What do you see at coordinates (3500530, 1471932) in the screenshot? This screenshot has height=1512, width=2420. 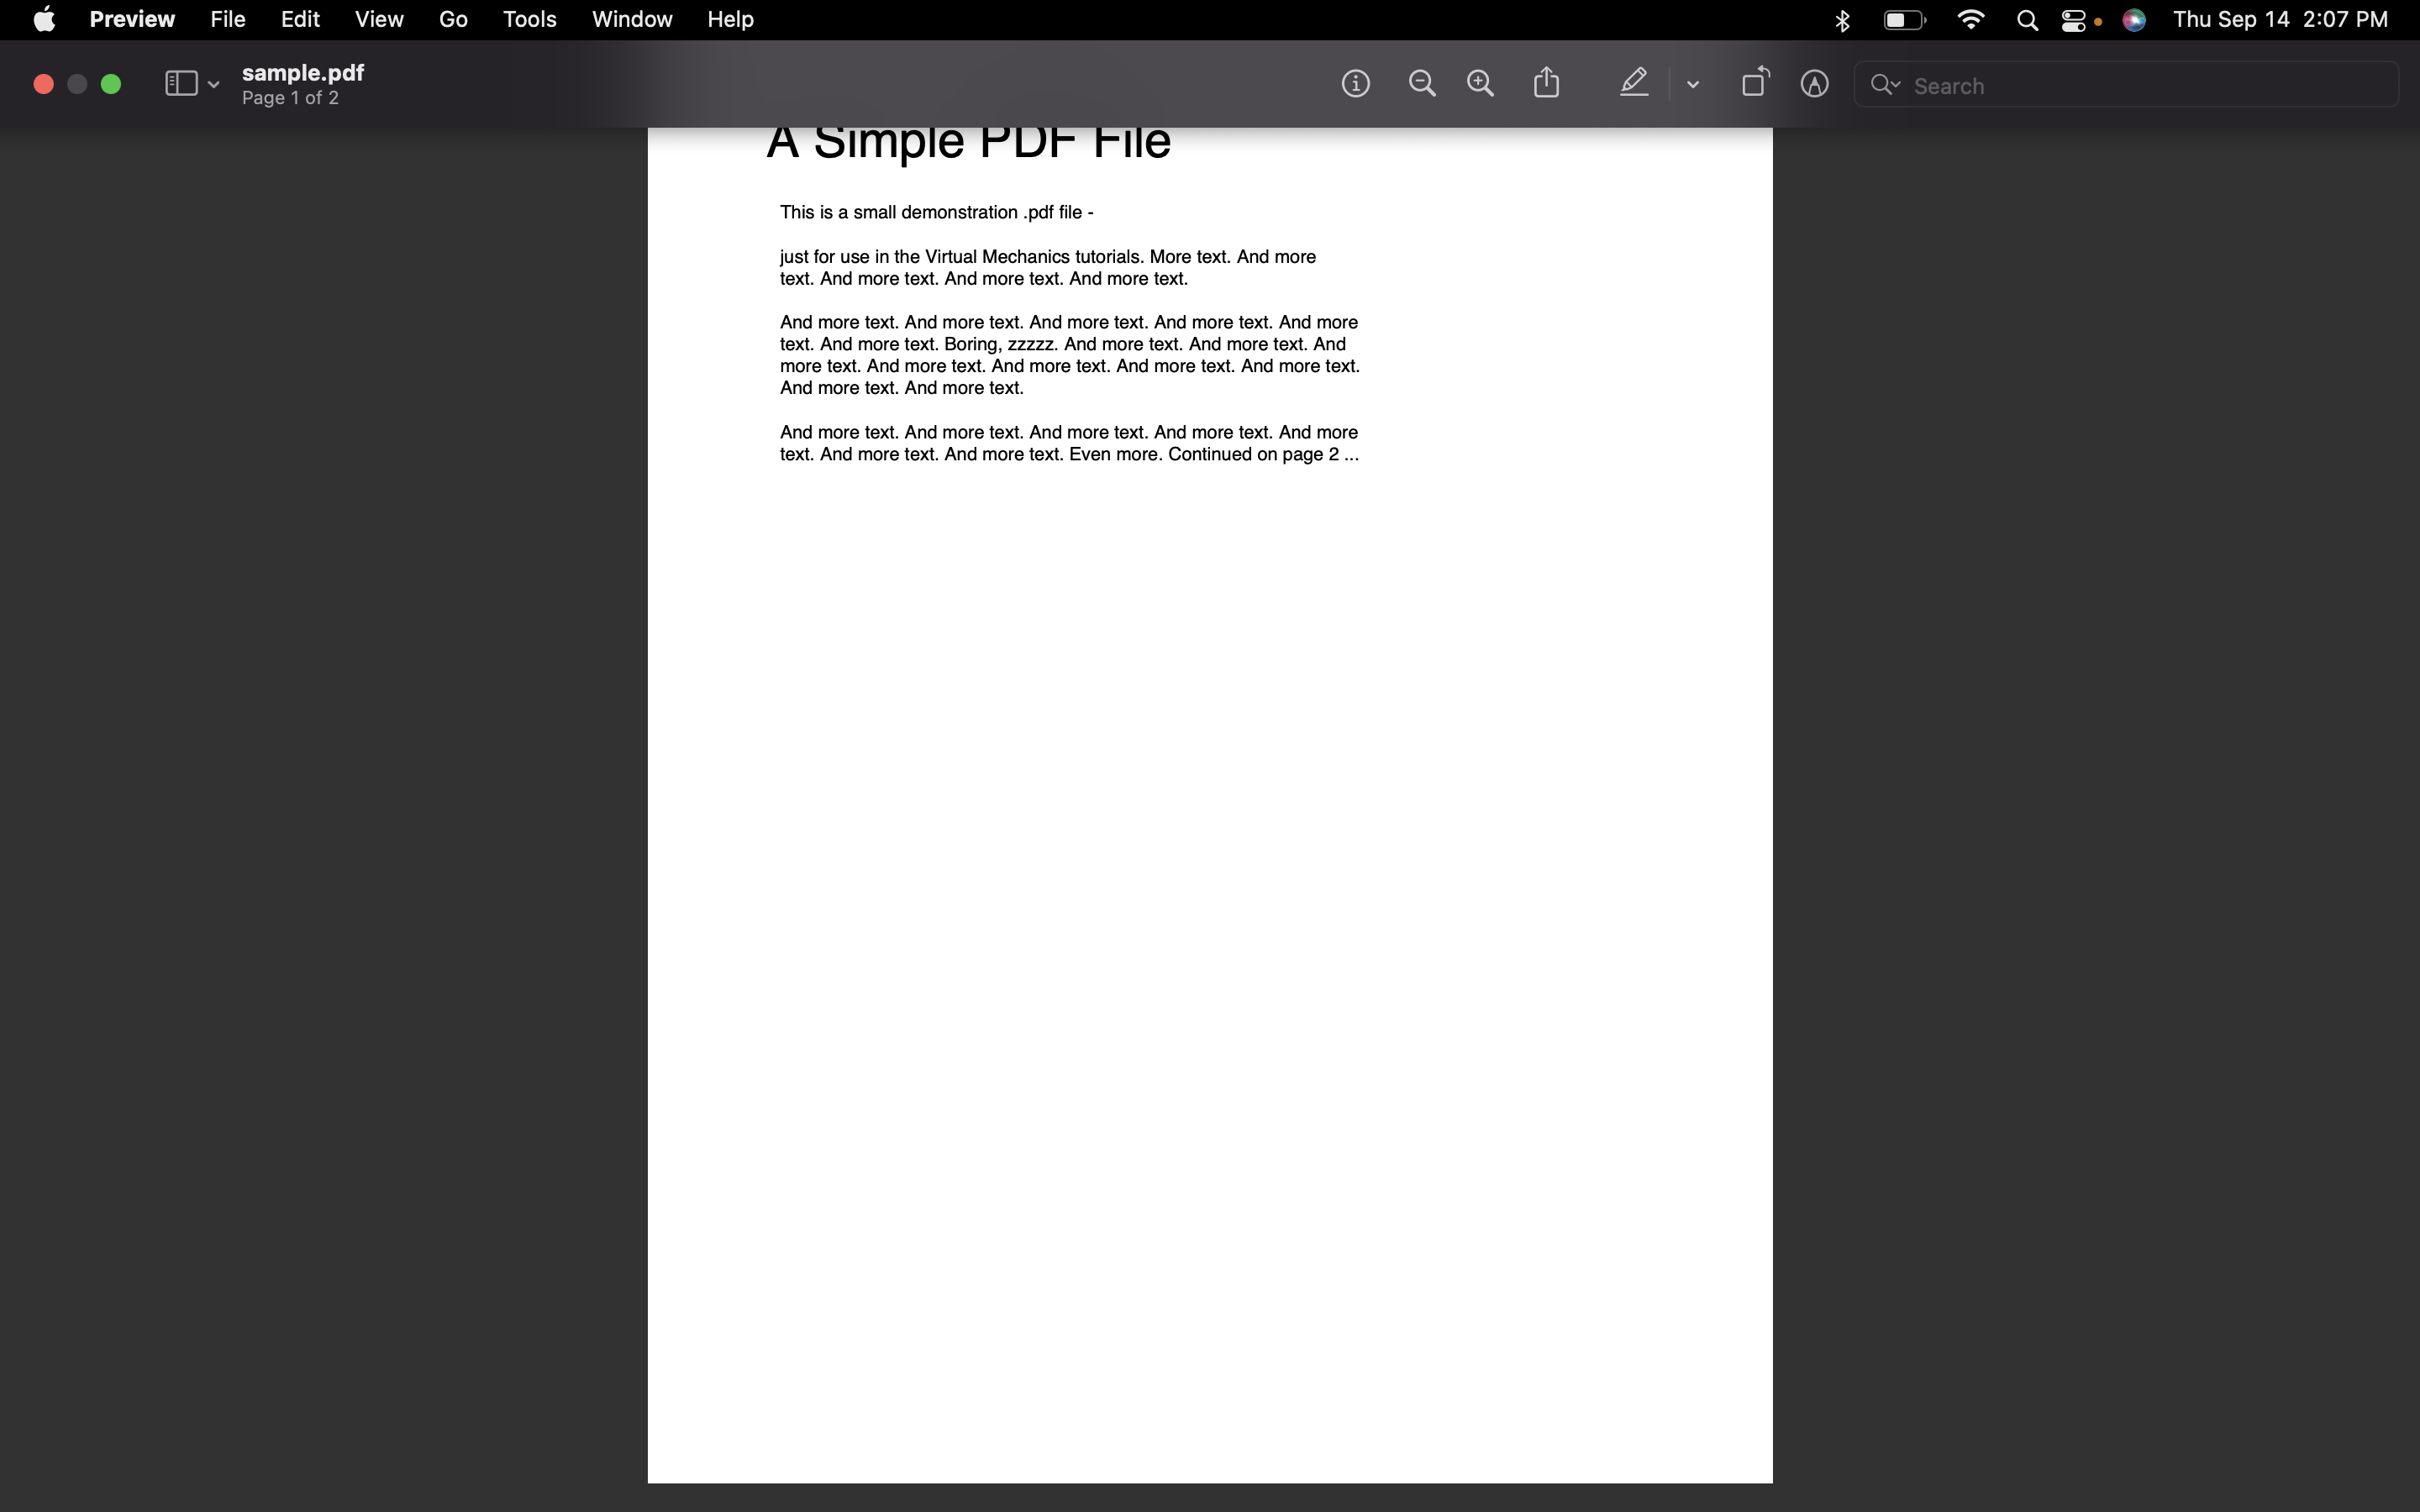 I see `Scroll down to see next page` at bounding box center [3500530, 1471932].